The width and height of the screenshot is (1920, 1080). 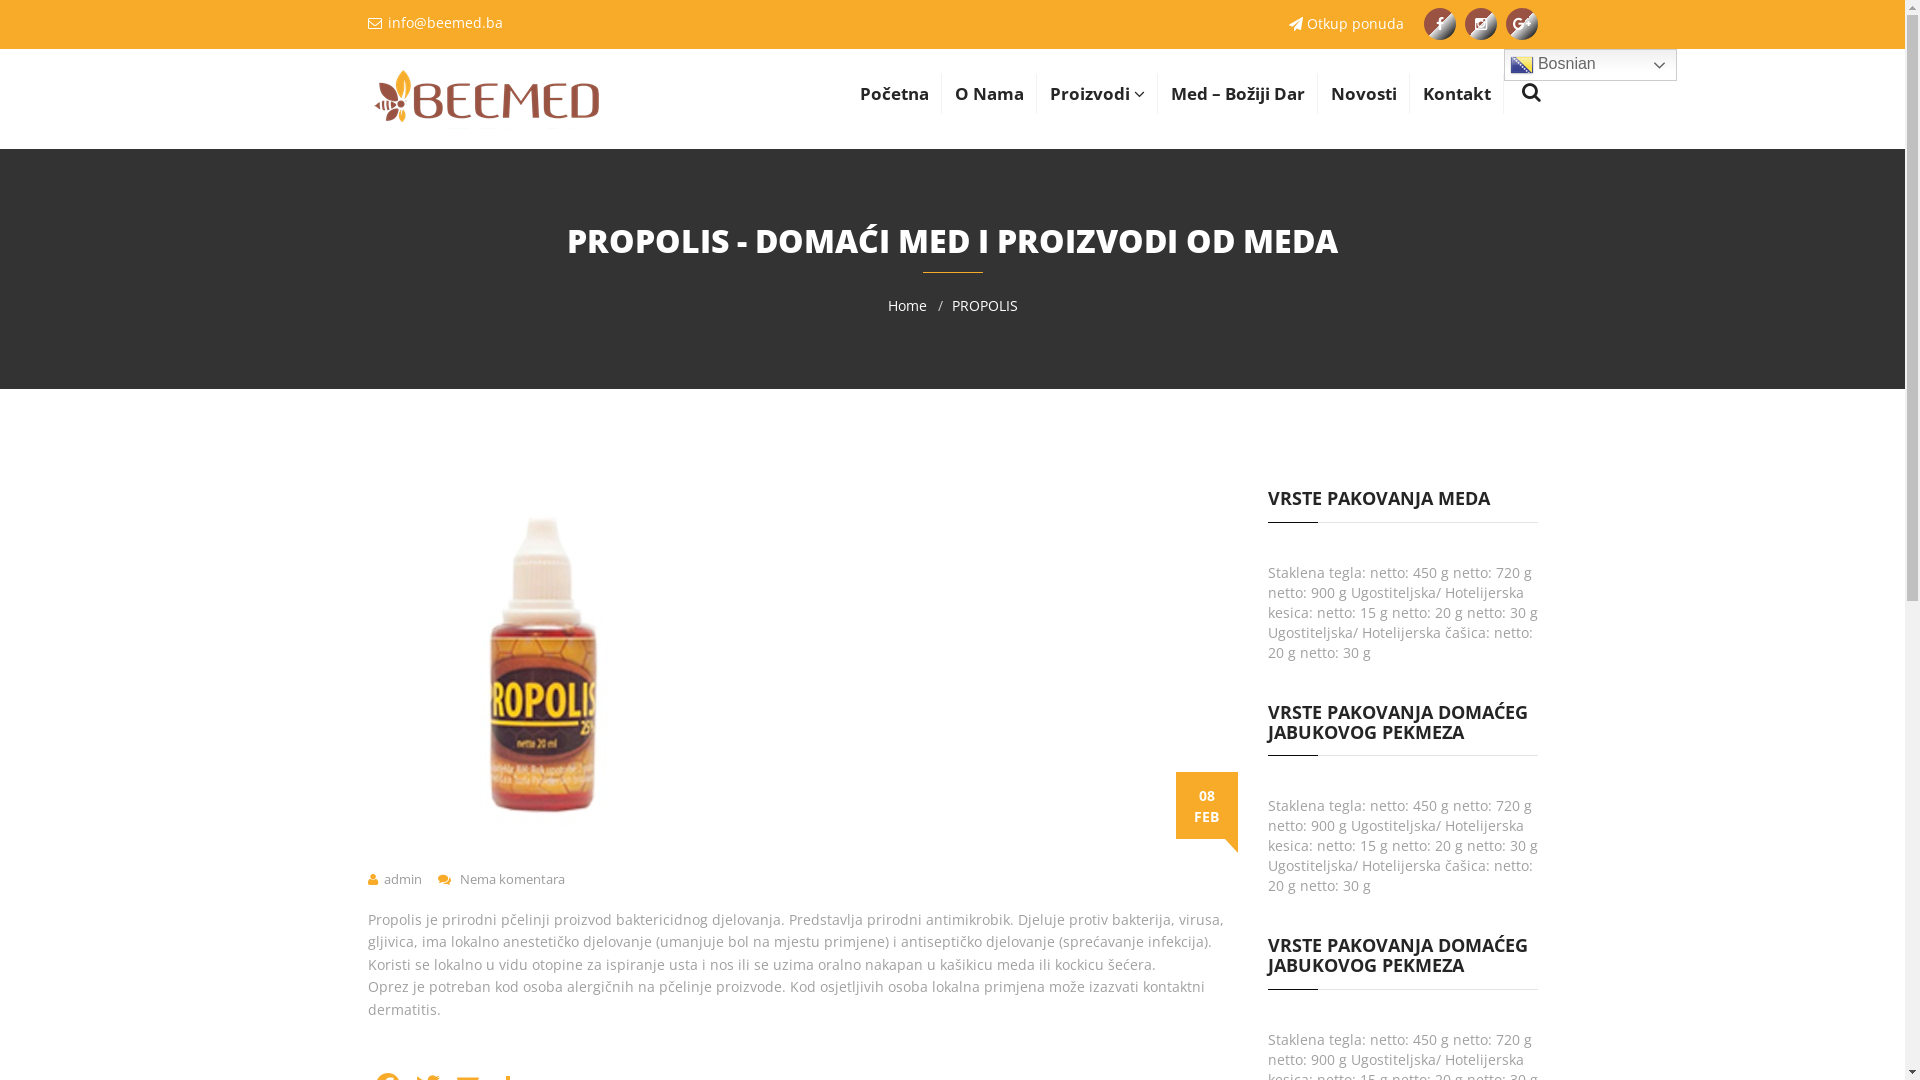 What do you see at coordinates (1036, 93) in the screenshot?
I see `'Proizvodi'` at bounding box center [1036, 93].